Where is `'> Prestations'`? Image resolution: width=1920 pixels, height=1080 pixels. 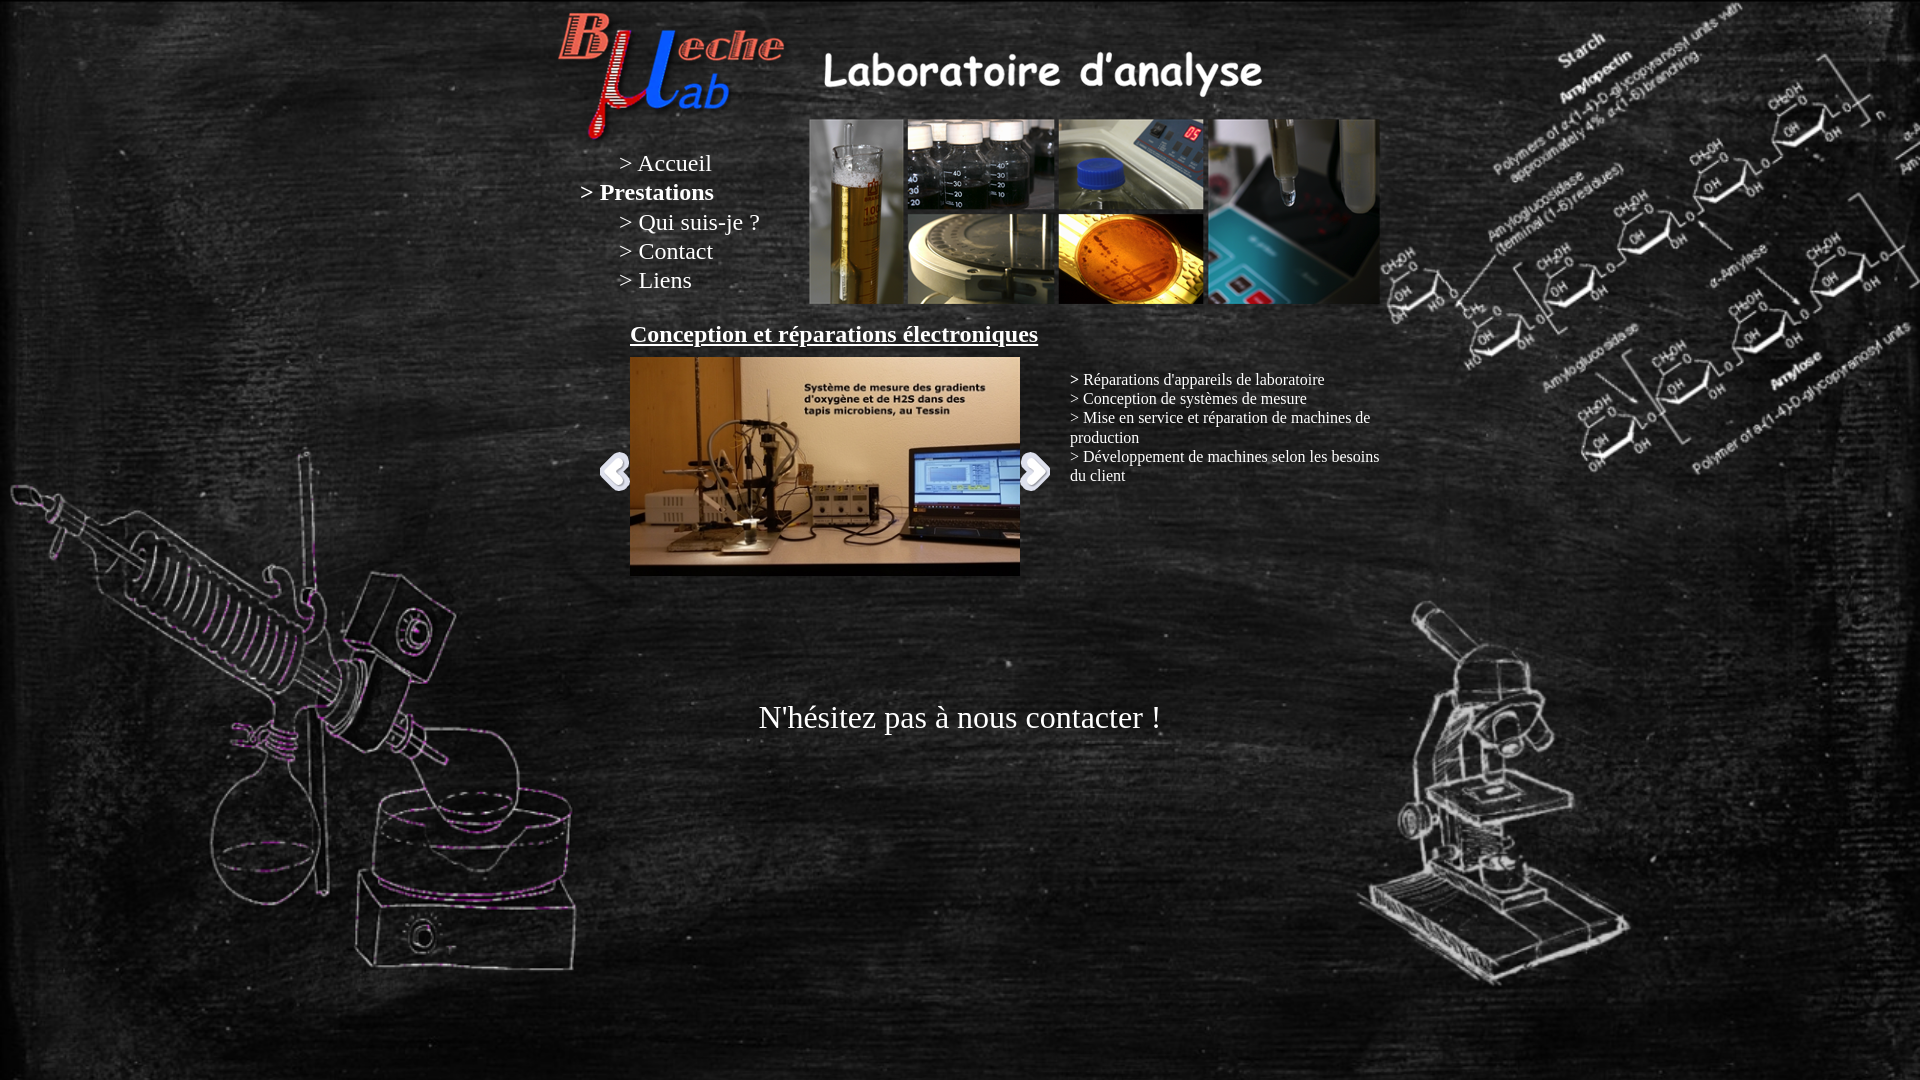
'> Prestations' is located at coordinates (647, 192).